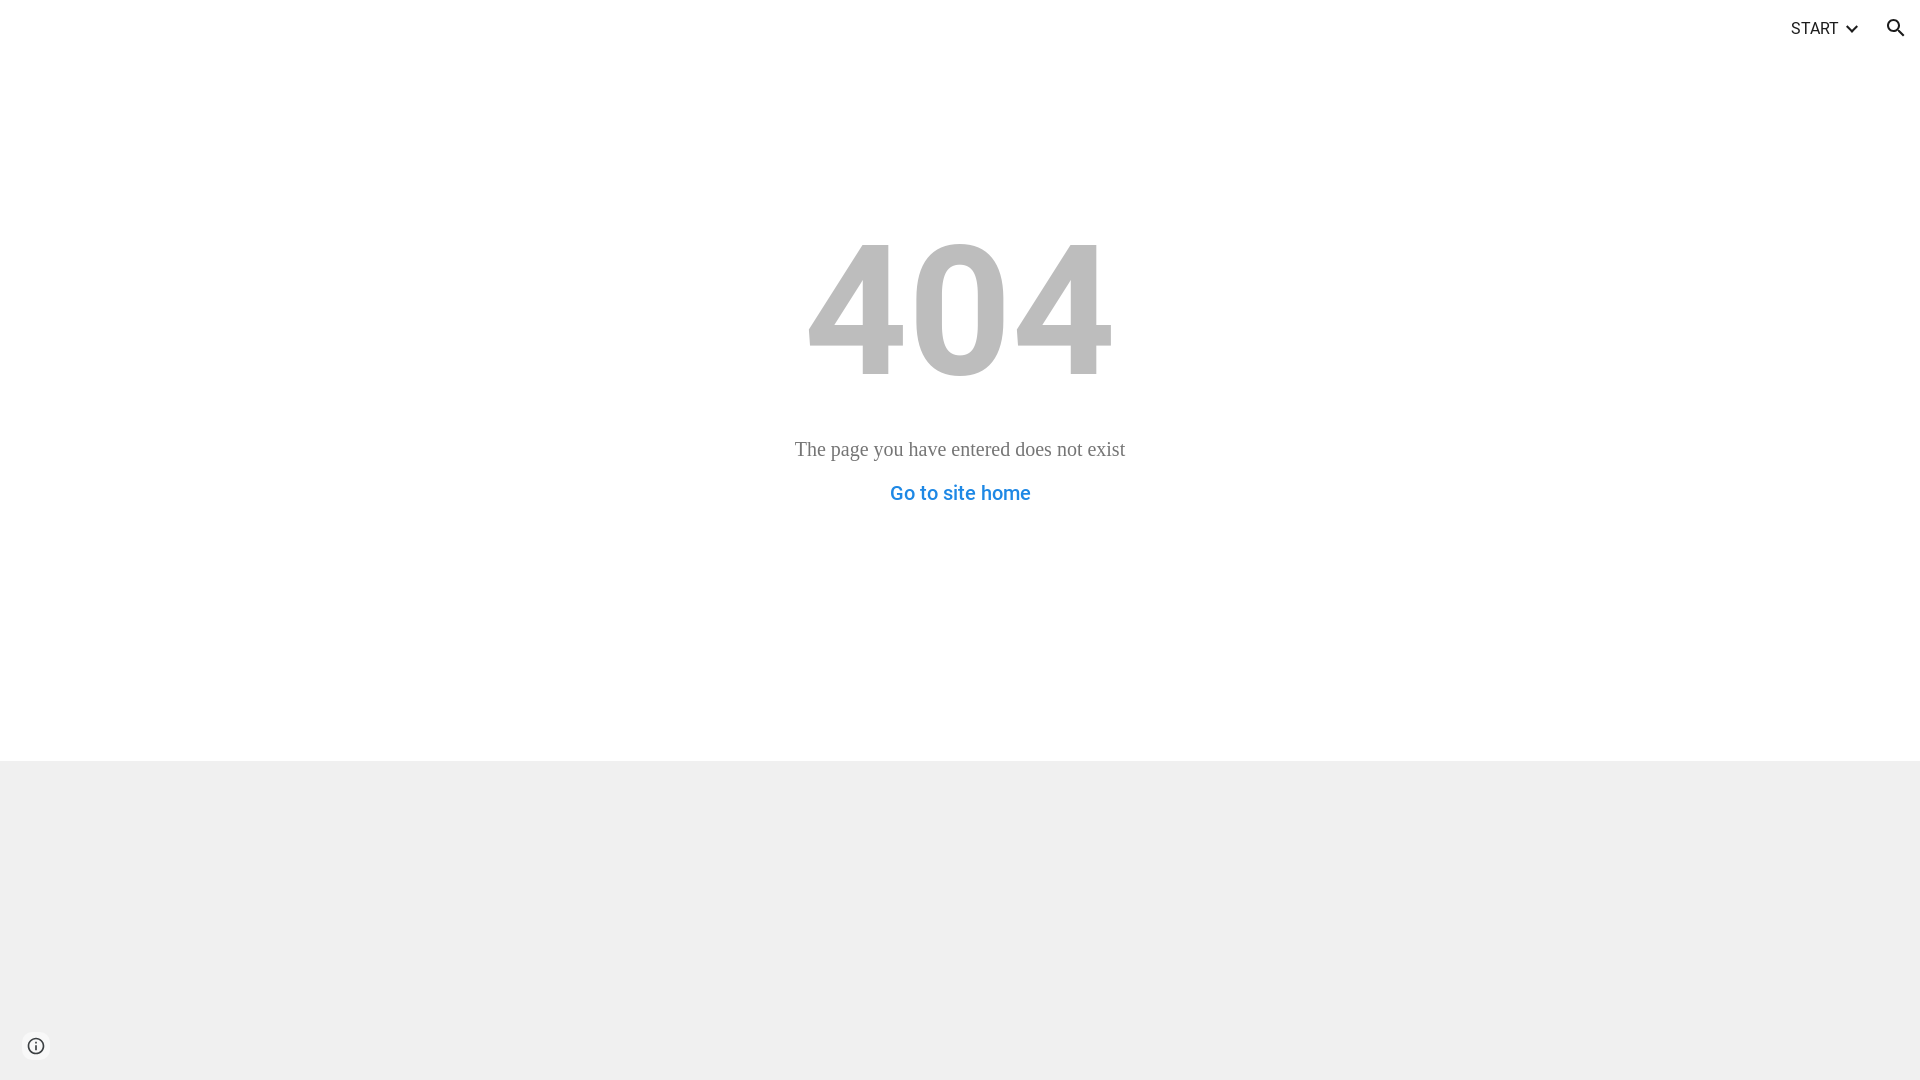  Describe the element at coordinates (1841, 27) in the screenshot. I see `'Expand/Collapse'` at that location.